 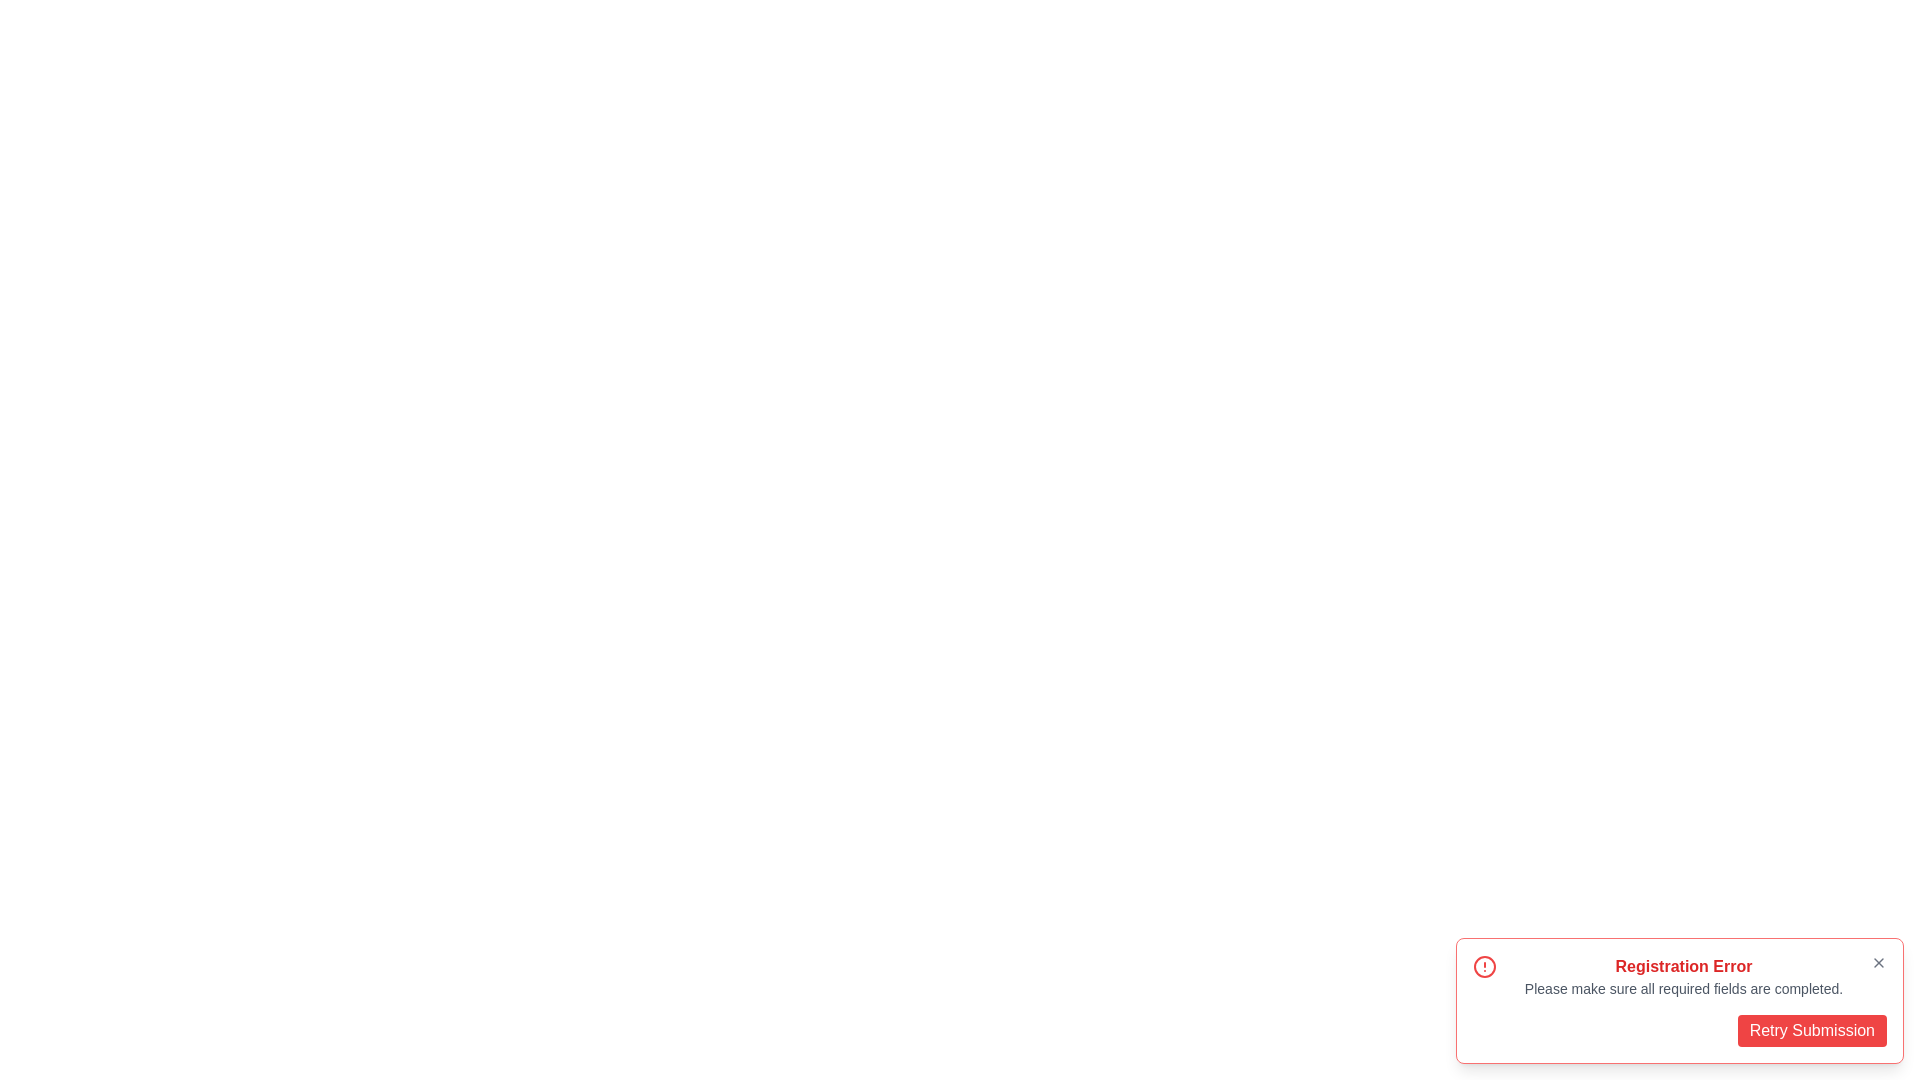 What do you see at coordinates (1877, 962) in the screenshot?
I see `the close button located at the top-right corner of the error message panel to change its color` at bounding box center [1877, 962].